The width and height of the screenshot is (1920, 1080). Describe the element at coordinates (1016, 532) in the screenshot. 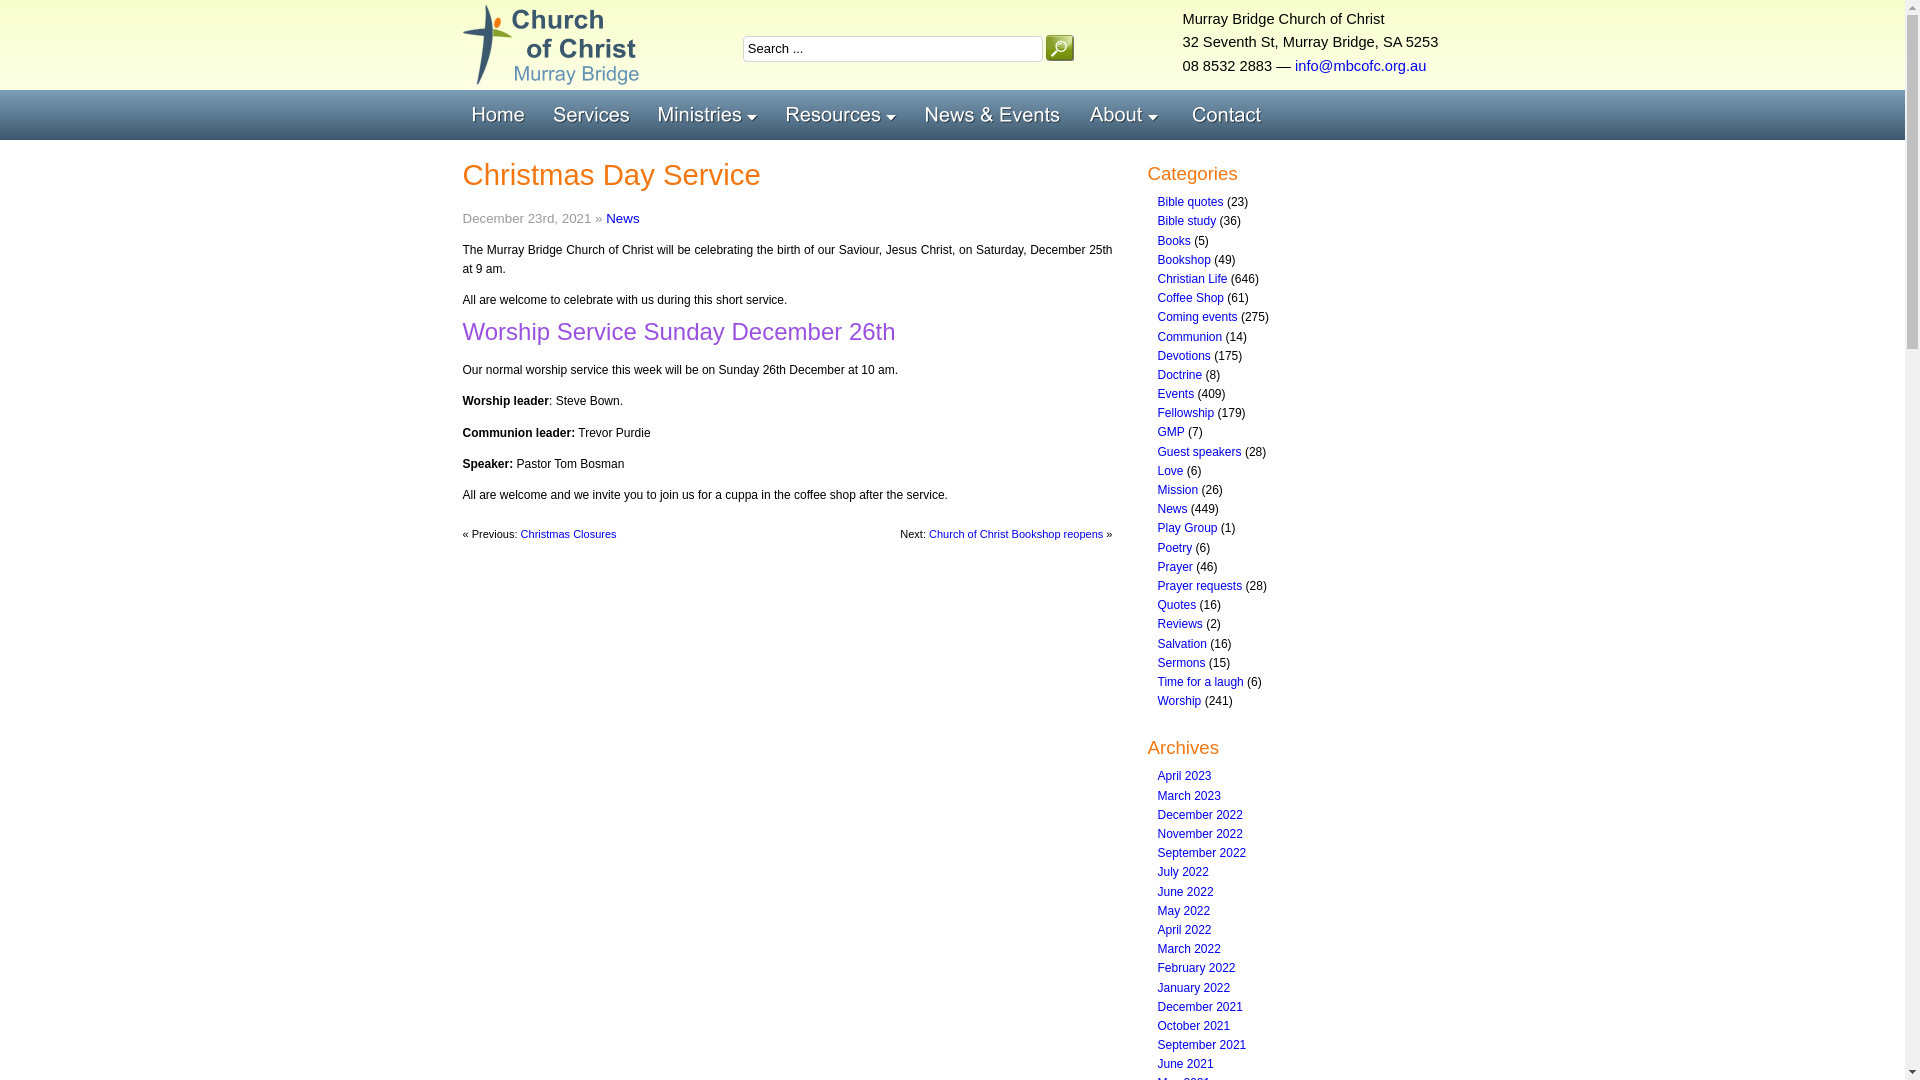

I see `'Church of Christ Bookshop reopens'` at that location.